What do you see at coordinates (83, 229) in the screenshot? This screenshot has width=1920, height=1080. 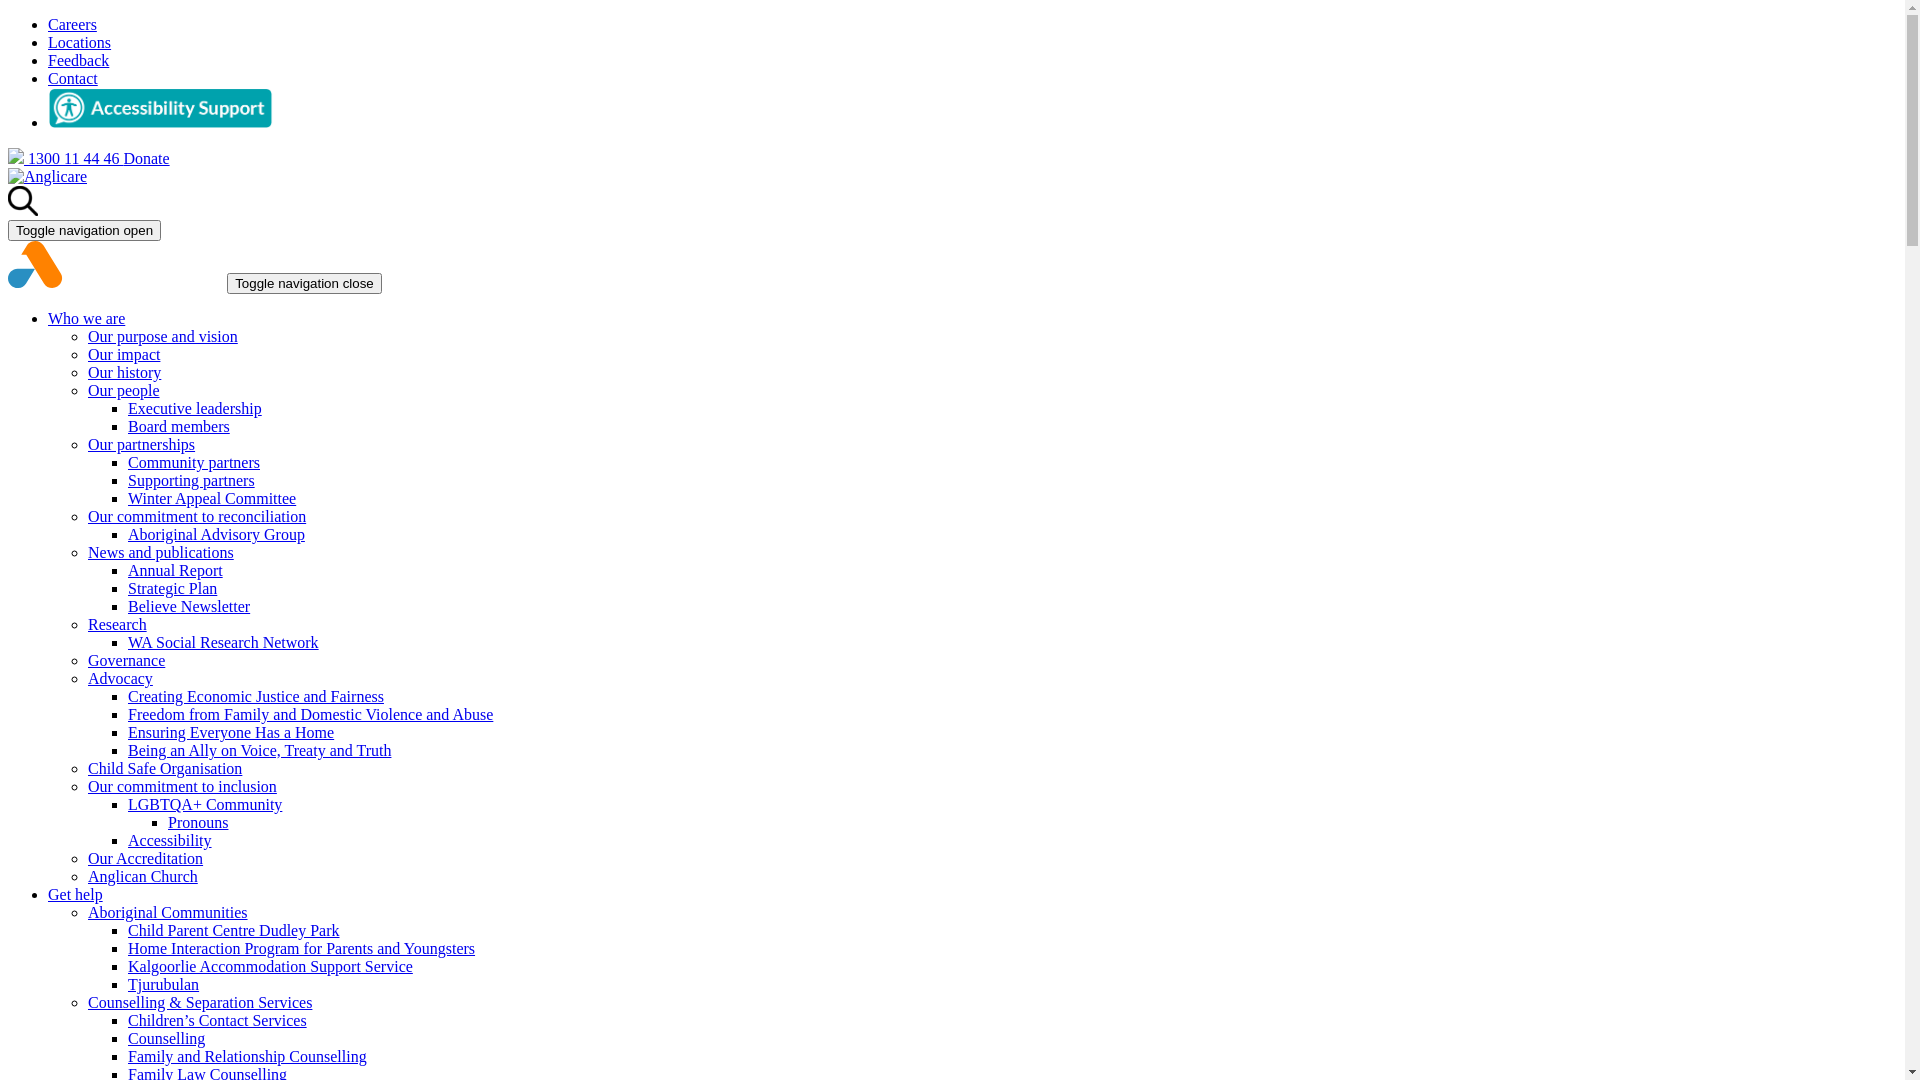 I see `'Toggle navigation open'` at bounding box center [83, 229].